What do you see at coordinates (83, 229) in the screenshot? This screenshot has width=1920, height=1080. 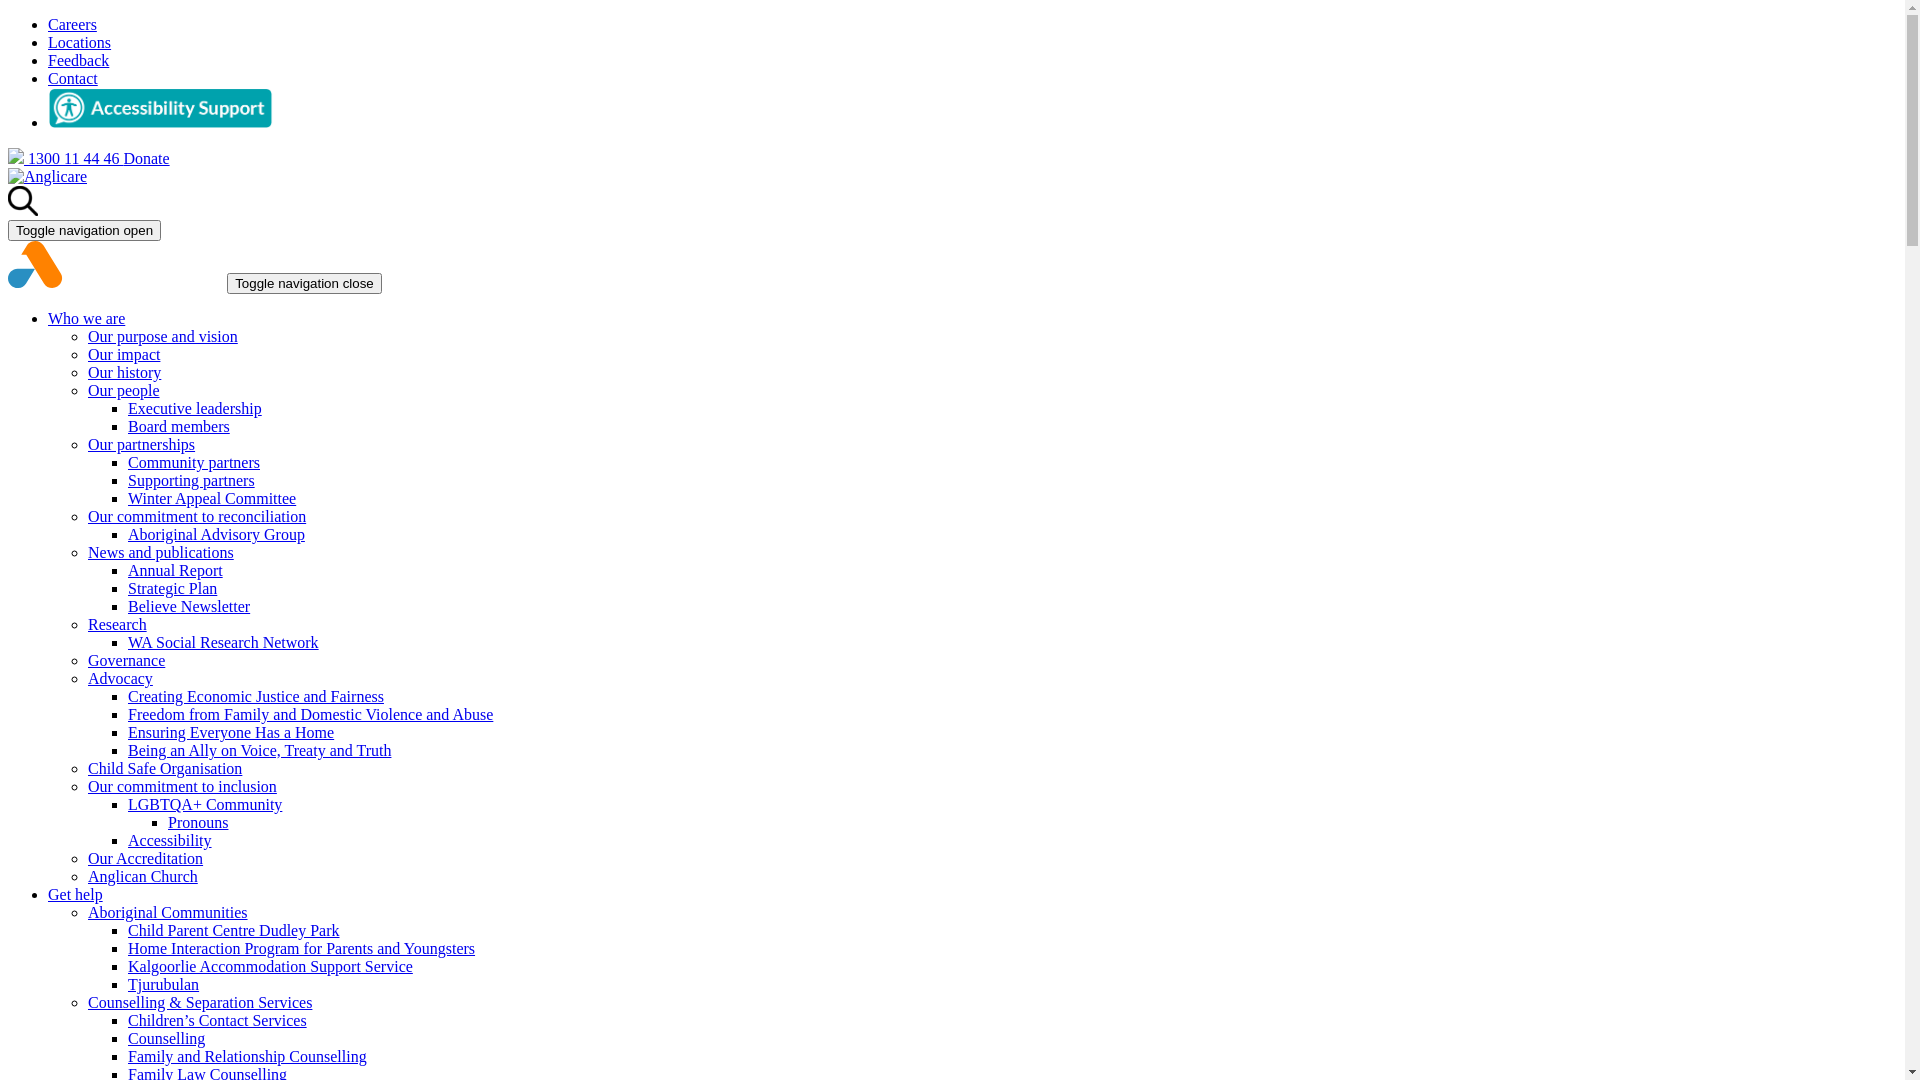 I see `'Toggle navigation open'` at bounding box center [83, 229].